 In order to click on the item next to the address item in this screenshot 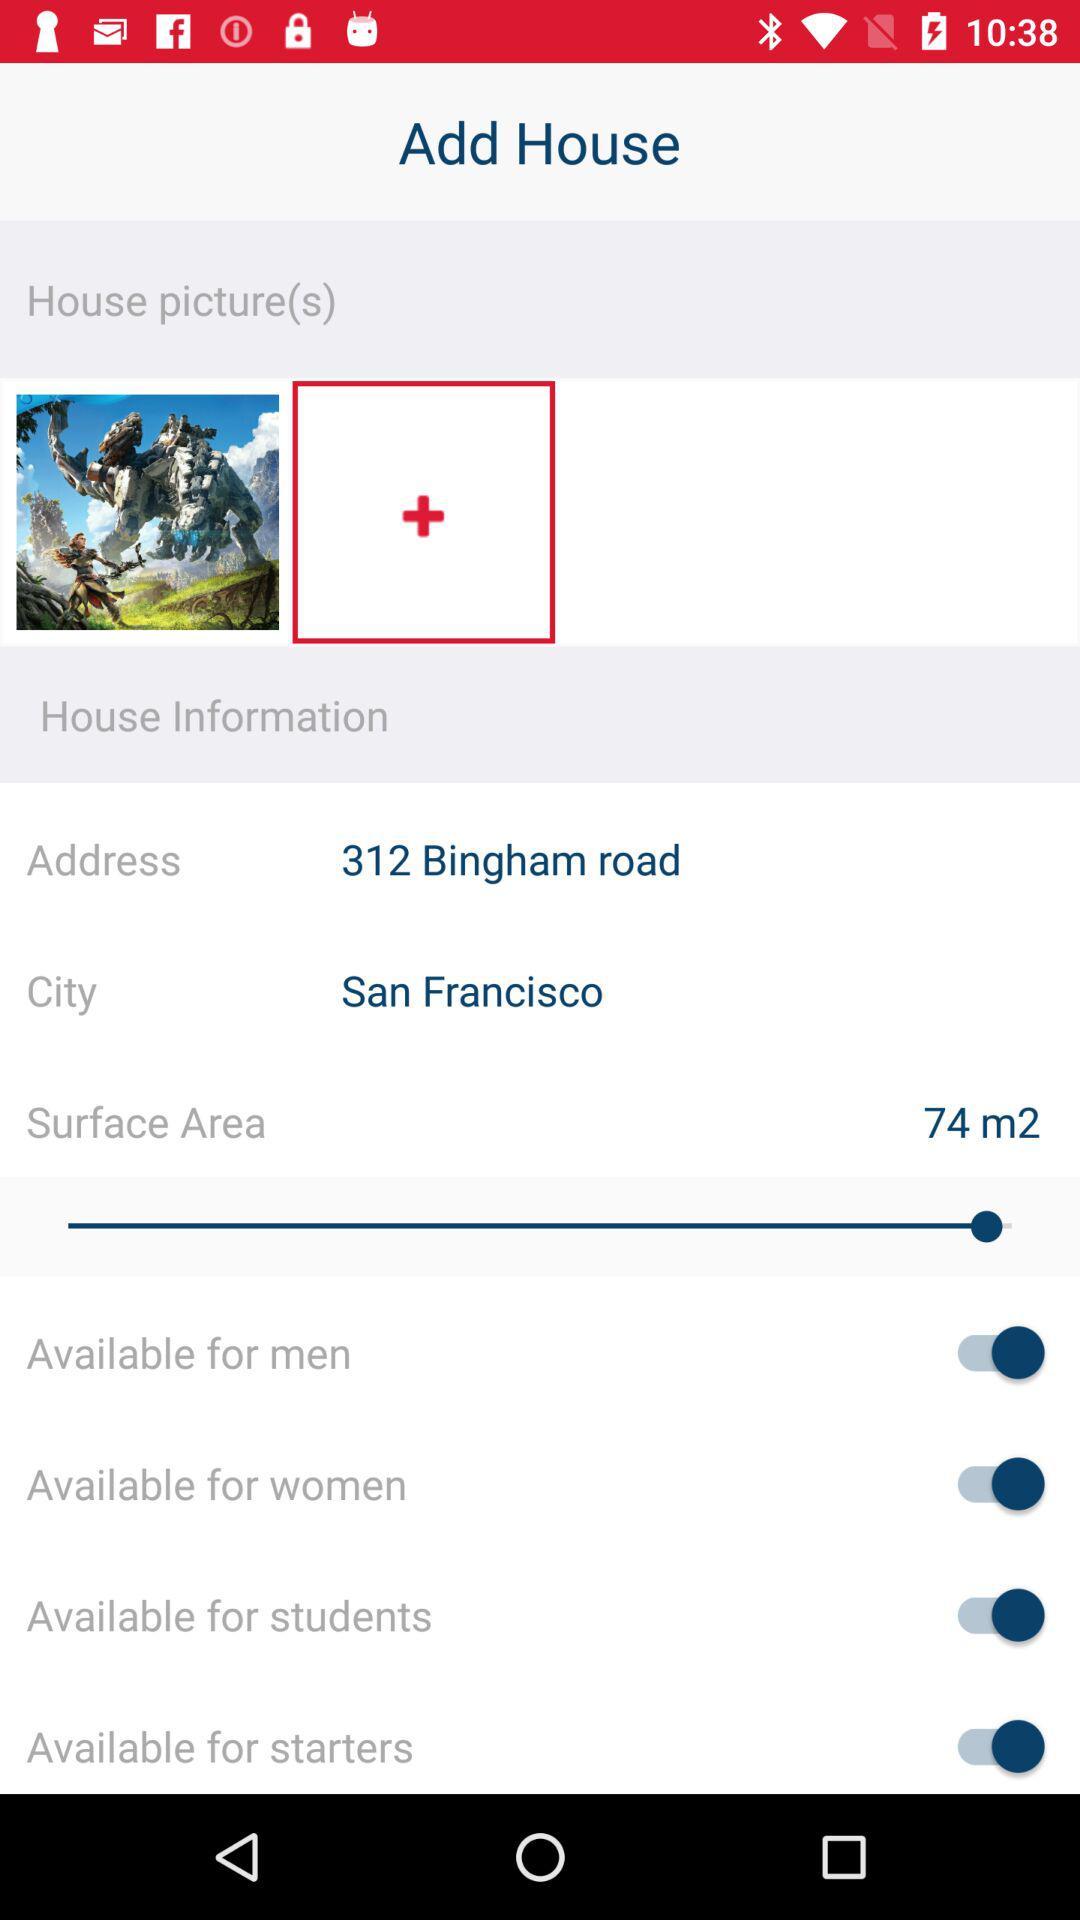, I will do `click(709, 858)`.